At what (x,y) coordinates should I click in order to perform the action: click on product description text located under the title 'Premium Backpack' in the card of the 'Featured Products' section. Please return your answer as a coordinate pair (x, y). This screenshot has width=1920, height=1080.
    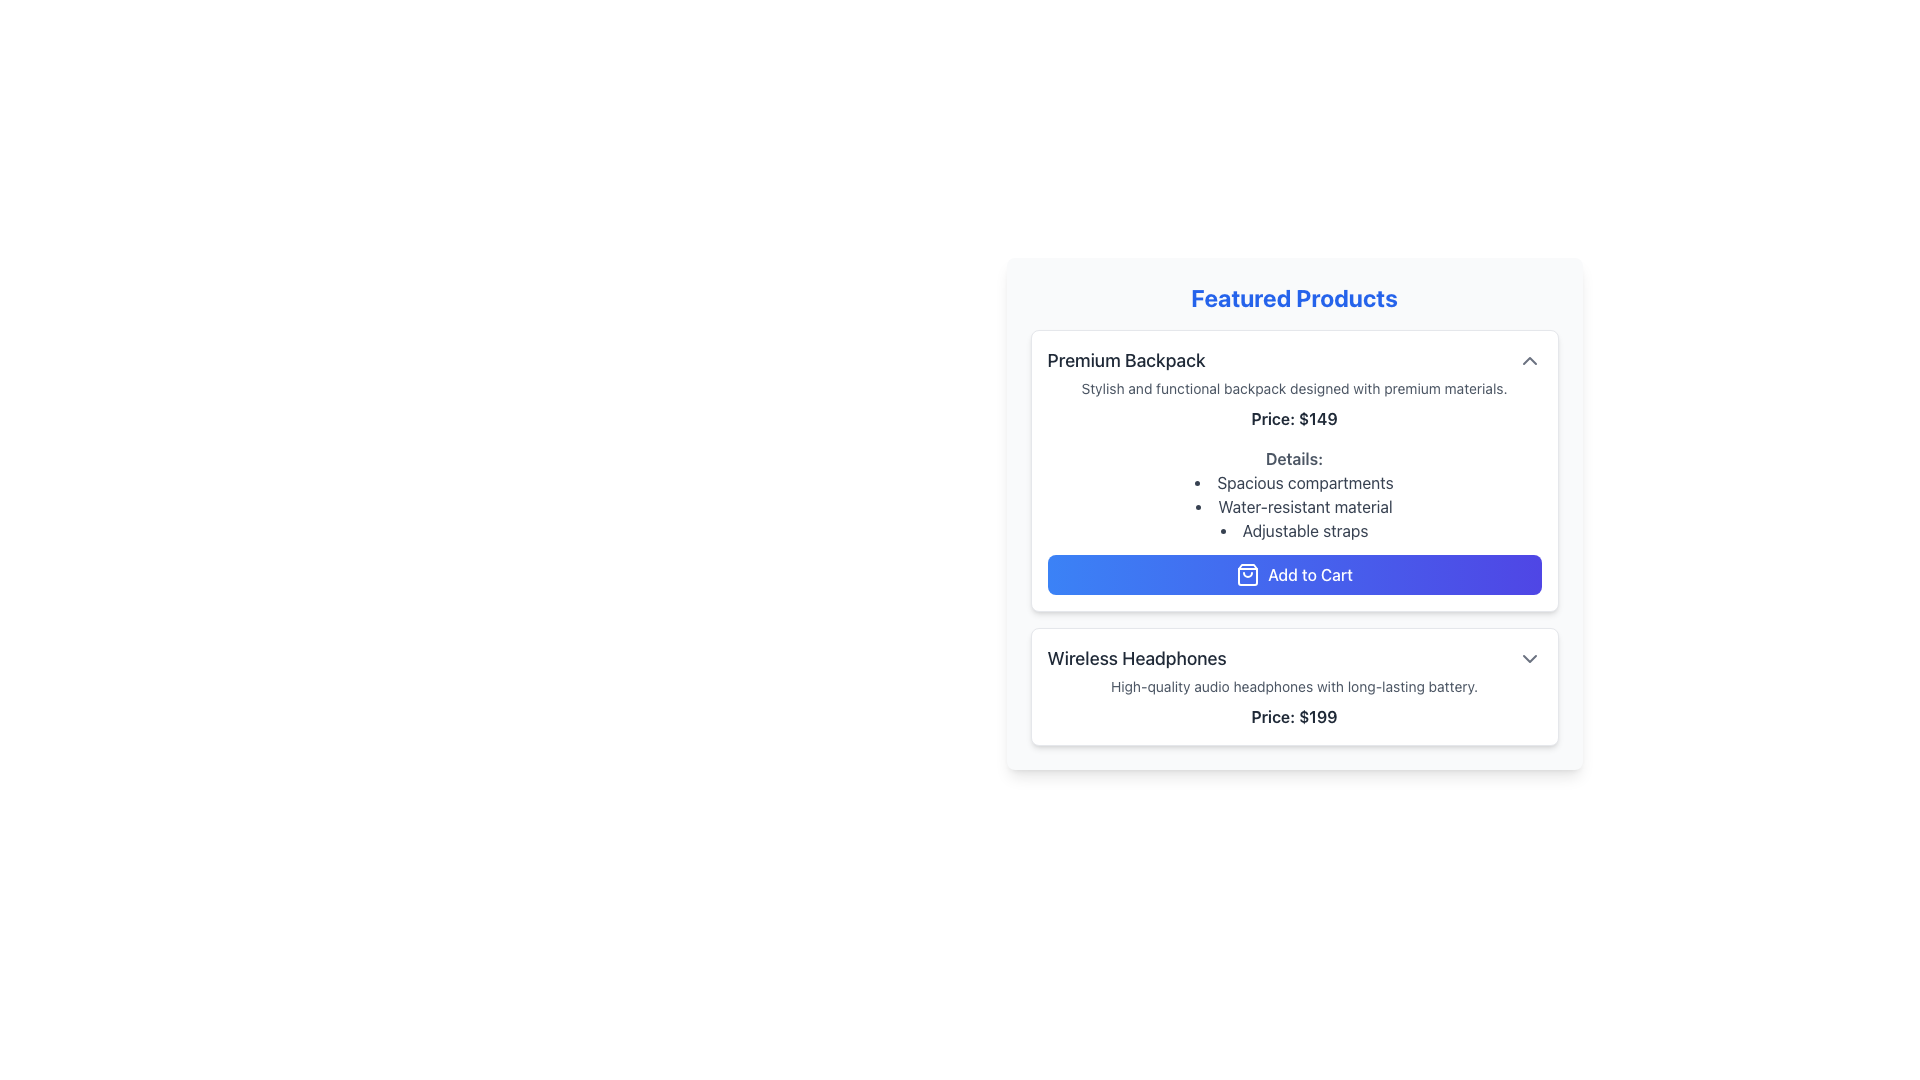
    Looking at the image, I should click on (1294, 389).